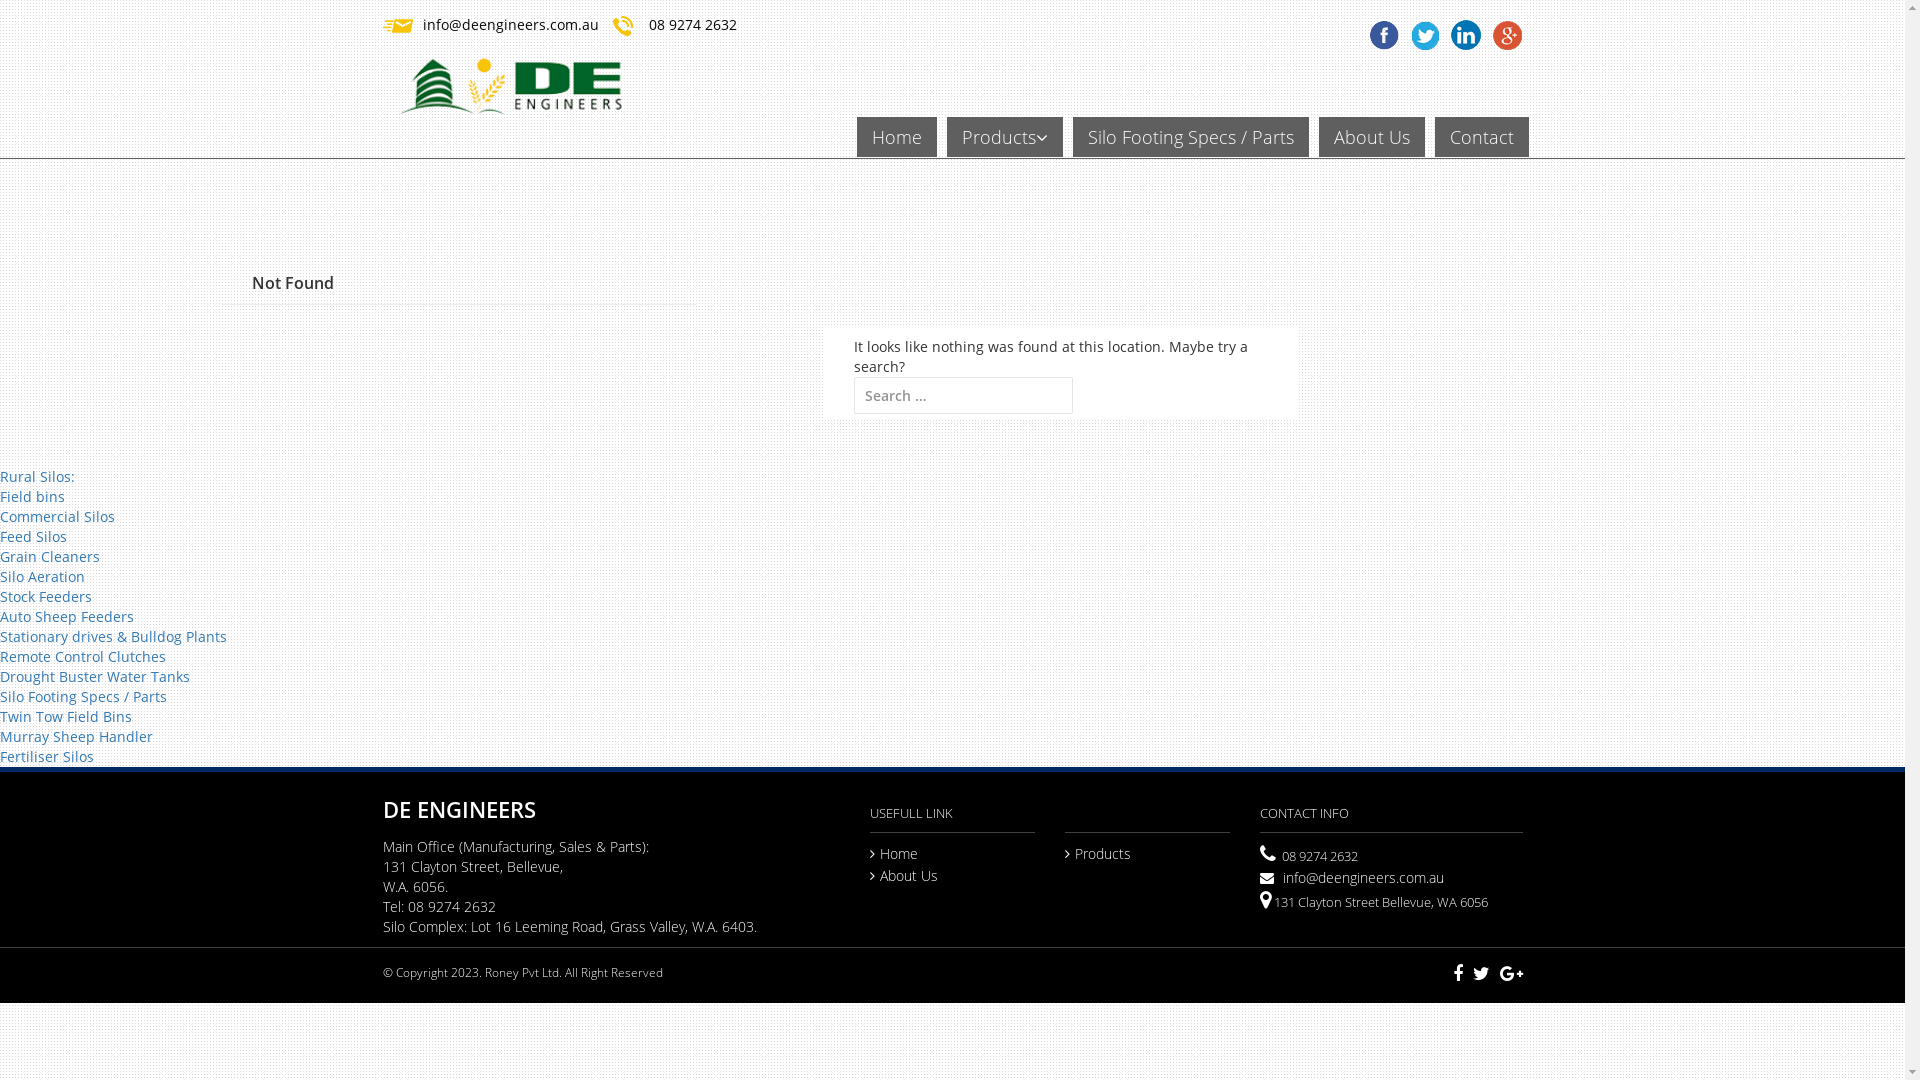 This screenshot has width=1920, height=1080. I want to click on 'Products', so click(1097, 853).